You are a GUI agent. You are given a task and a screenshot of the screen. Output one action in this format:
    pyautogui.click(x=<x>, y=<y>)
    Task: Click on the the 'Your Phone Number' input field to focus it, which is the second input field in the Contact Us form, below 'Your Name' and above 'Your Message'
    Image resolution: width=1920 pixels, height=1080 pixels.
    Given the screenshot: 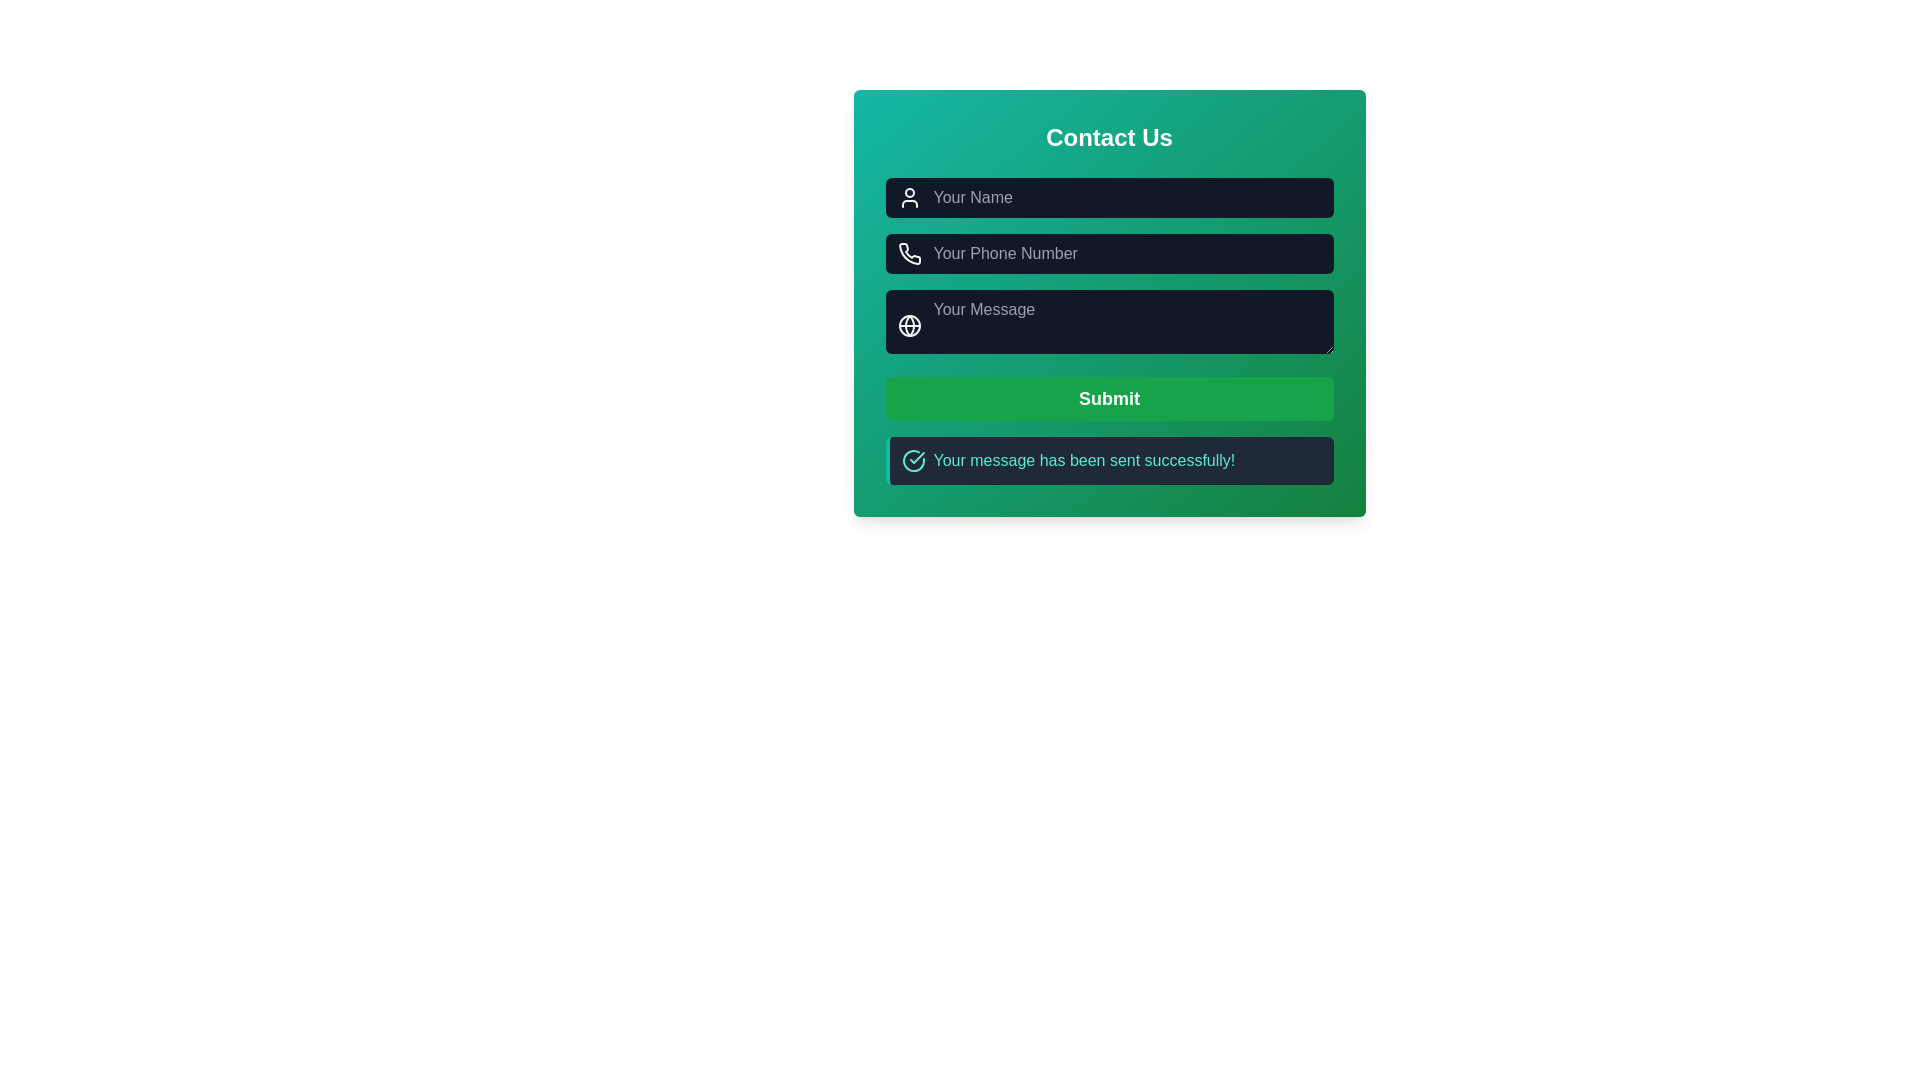 What is the action you would take?
    pyautogui.click(x=1108, y=253)
    